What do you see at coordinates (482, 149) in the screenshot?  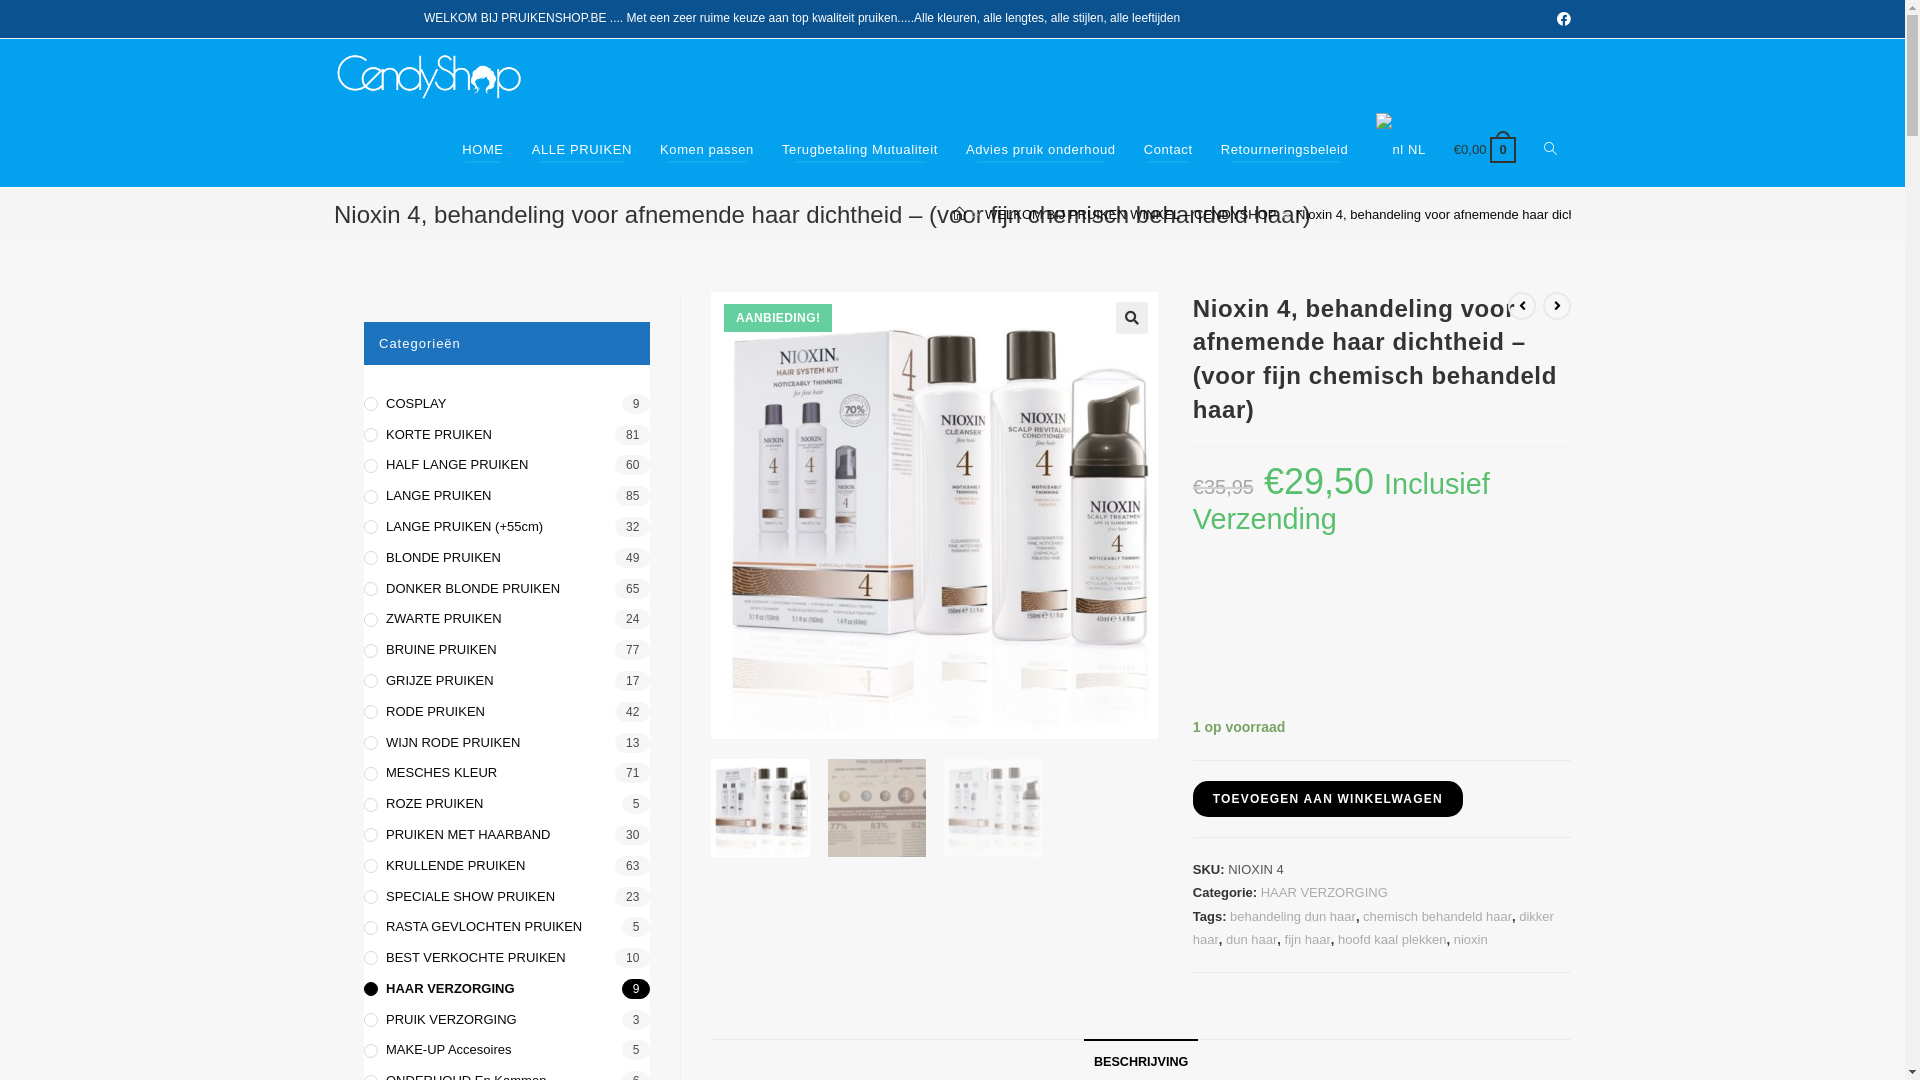 I see `'HOME'` at bounding box center [482, 149].